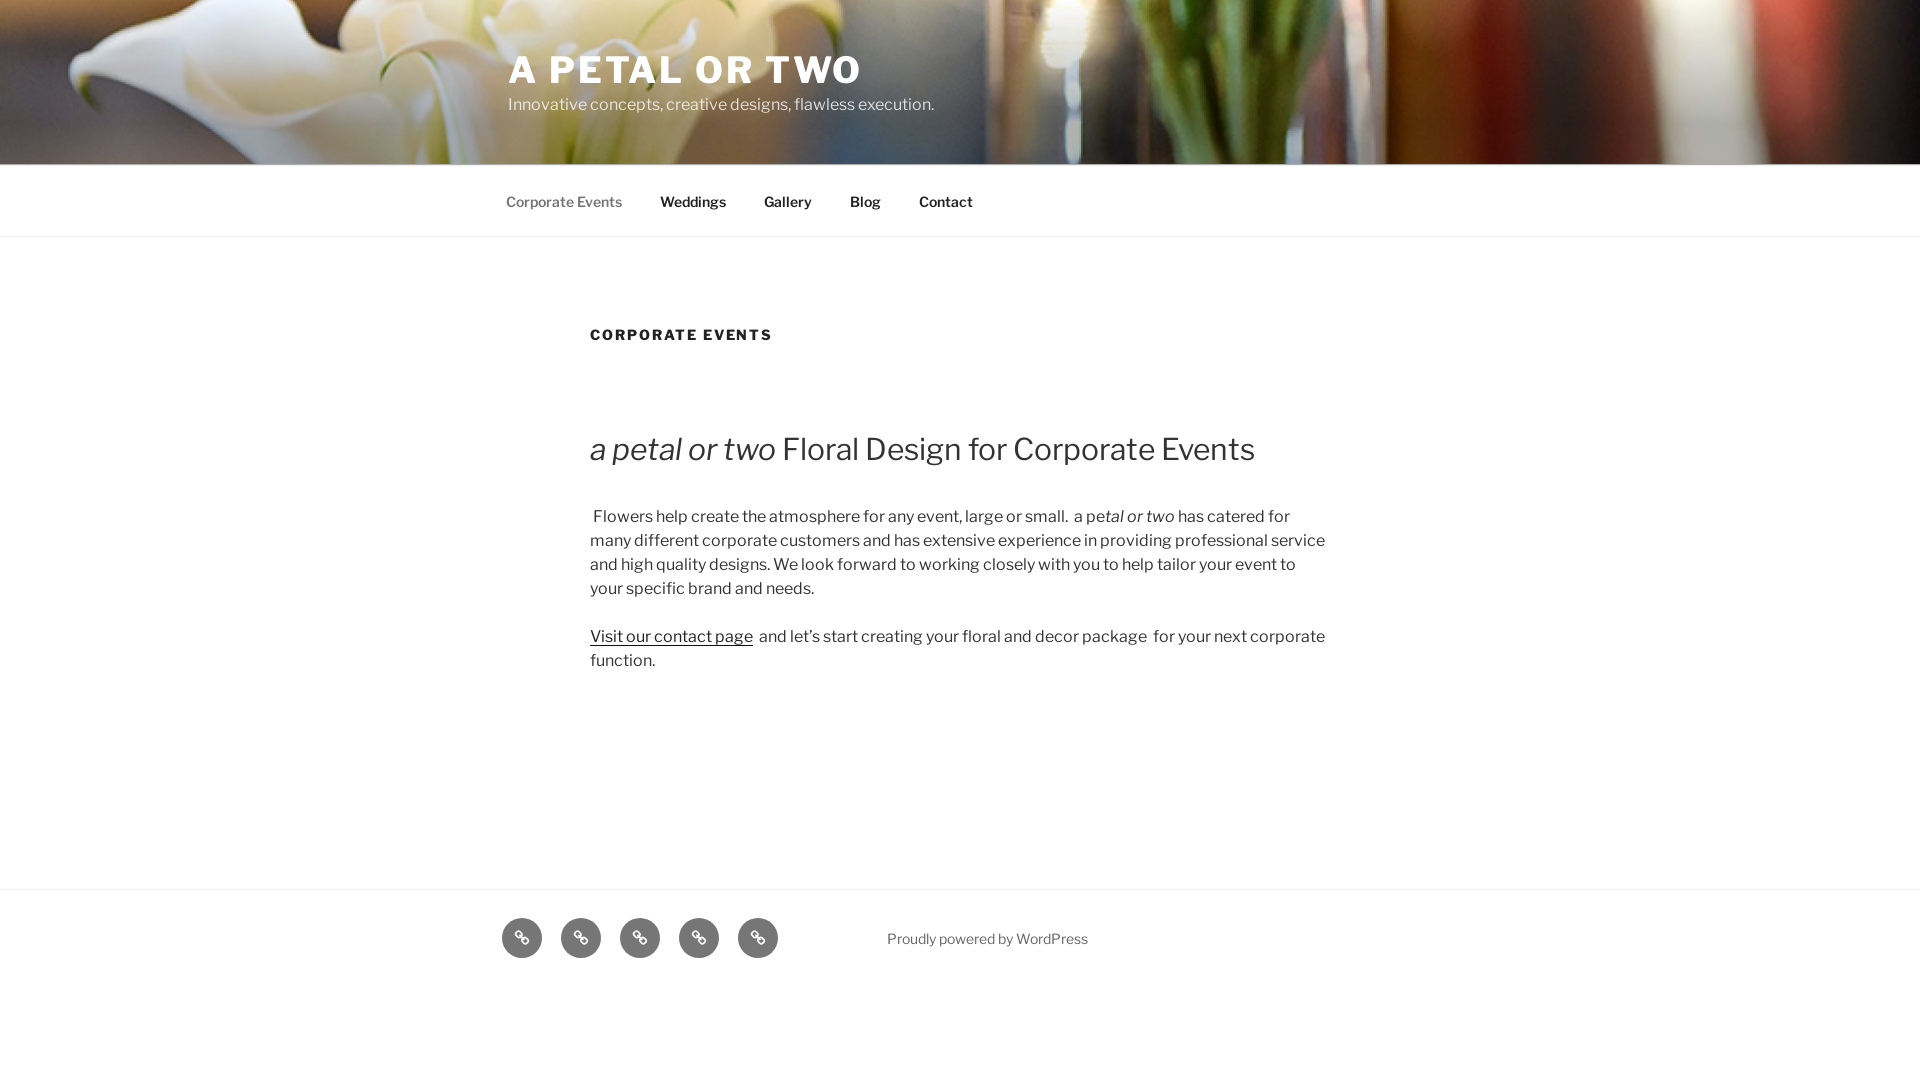 This screenshot has height=1080, width=1920. Describe the element at coordinates (562, 200) in the screenshot. I see `'Corporate Events'` at that location.